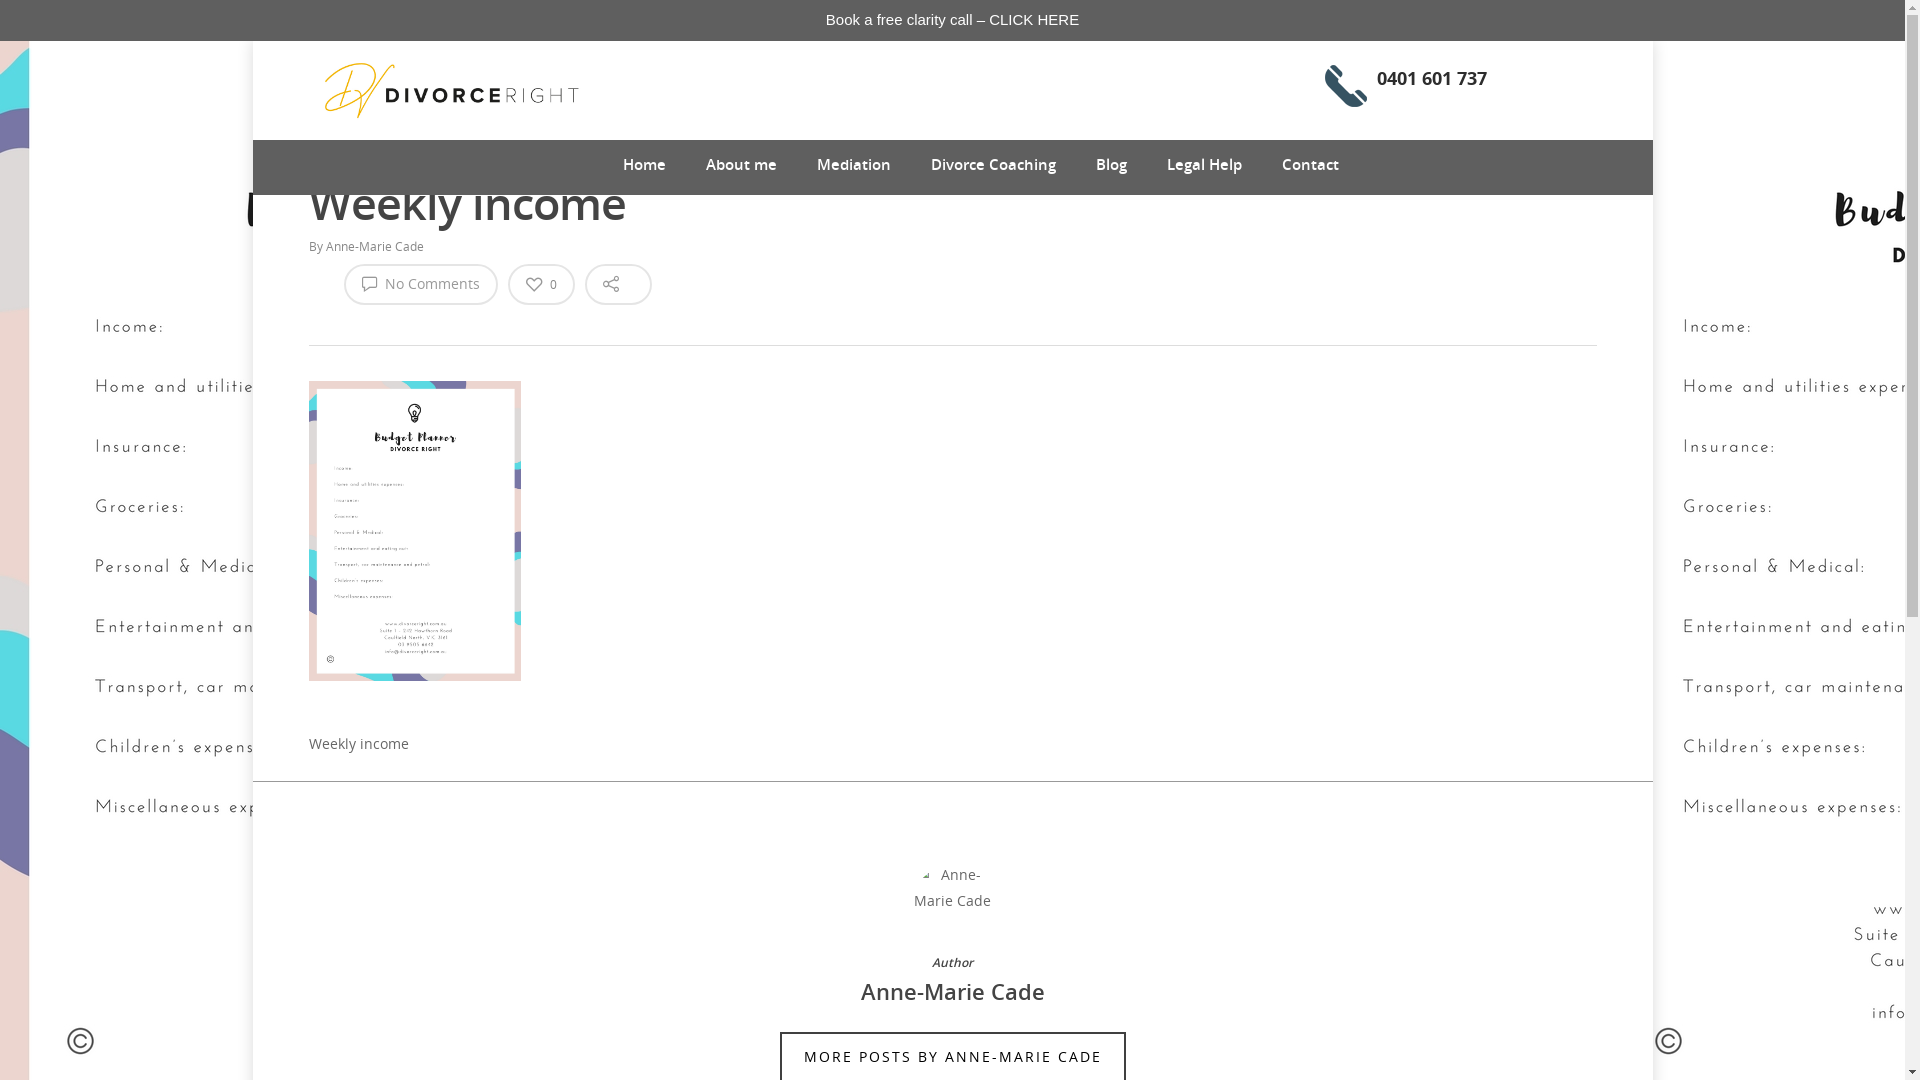 This screenshot has width=1920, height=1080. I want to click on 'Blog', so click(1094, 164).